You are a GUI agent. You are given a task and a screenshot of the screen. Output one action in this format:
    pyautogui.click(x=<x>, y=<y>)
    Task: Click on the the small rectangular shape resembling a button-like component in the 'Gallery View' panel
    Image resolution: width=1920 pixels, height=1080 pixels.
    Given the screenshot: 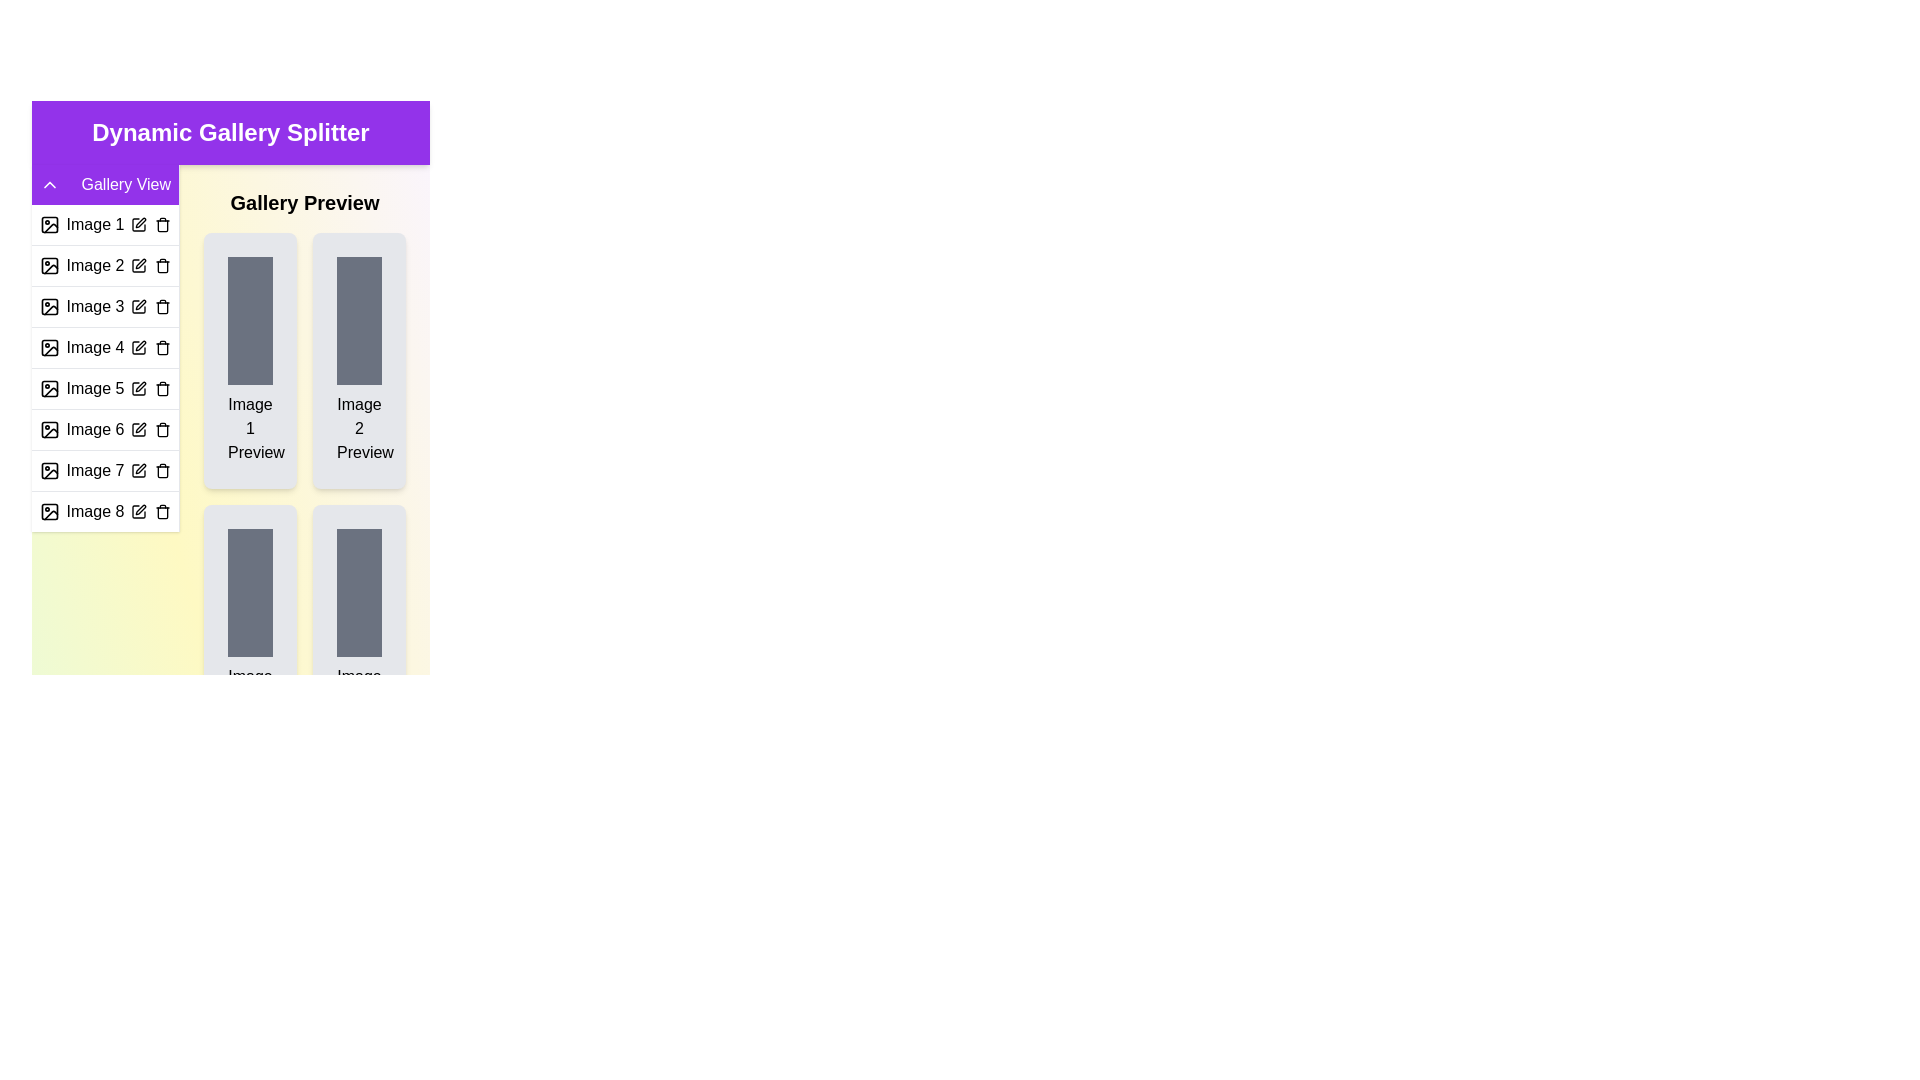 What is the action you would take?
    pyautogui.click(x=49, y=265)
    